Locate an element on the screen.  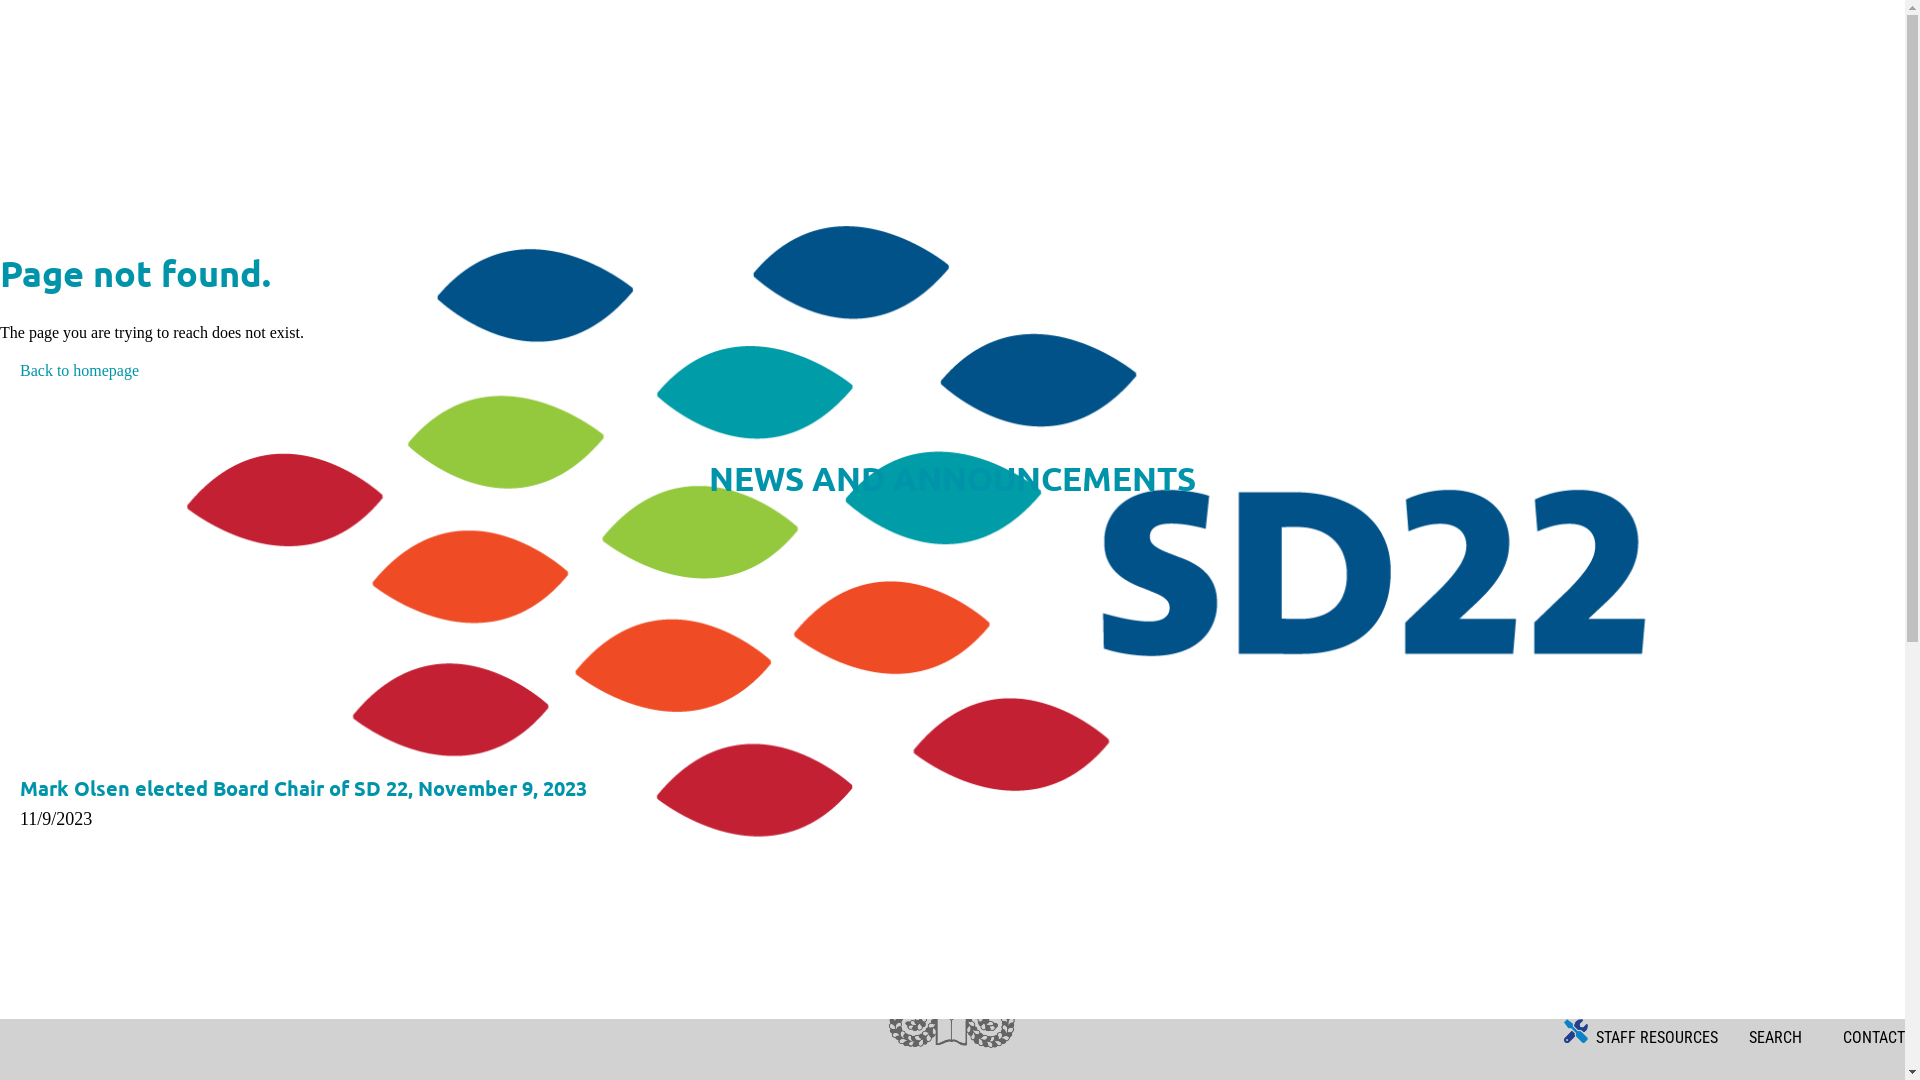
'Mark Olsen elected Board Chair of SD 22, November 9, 2023' is located at coordinates (302, 786).